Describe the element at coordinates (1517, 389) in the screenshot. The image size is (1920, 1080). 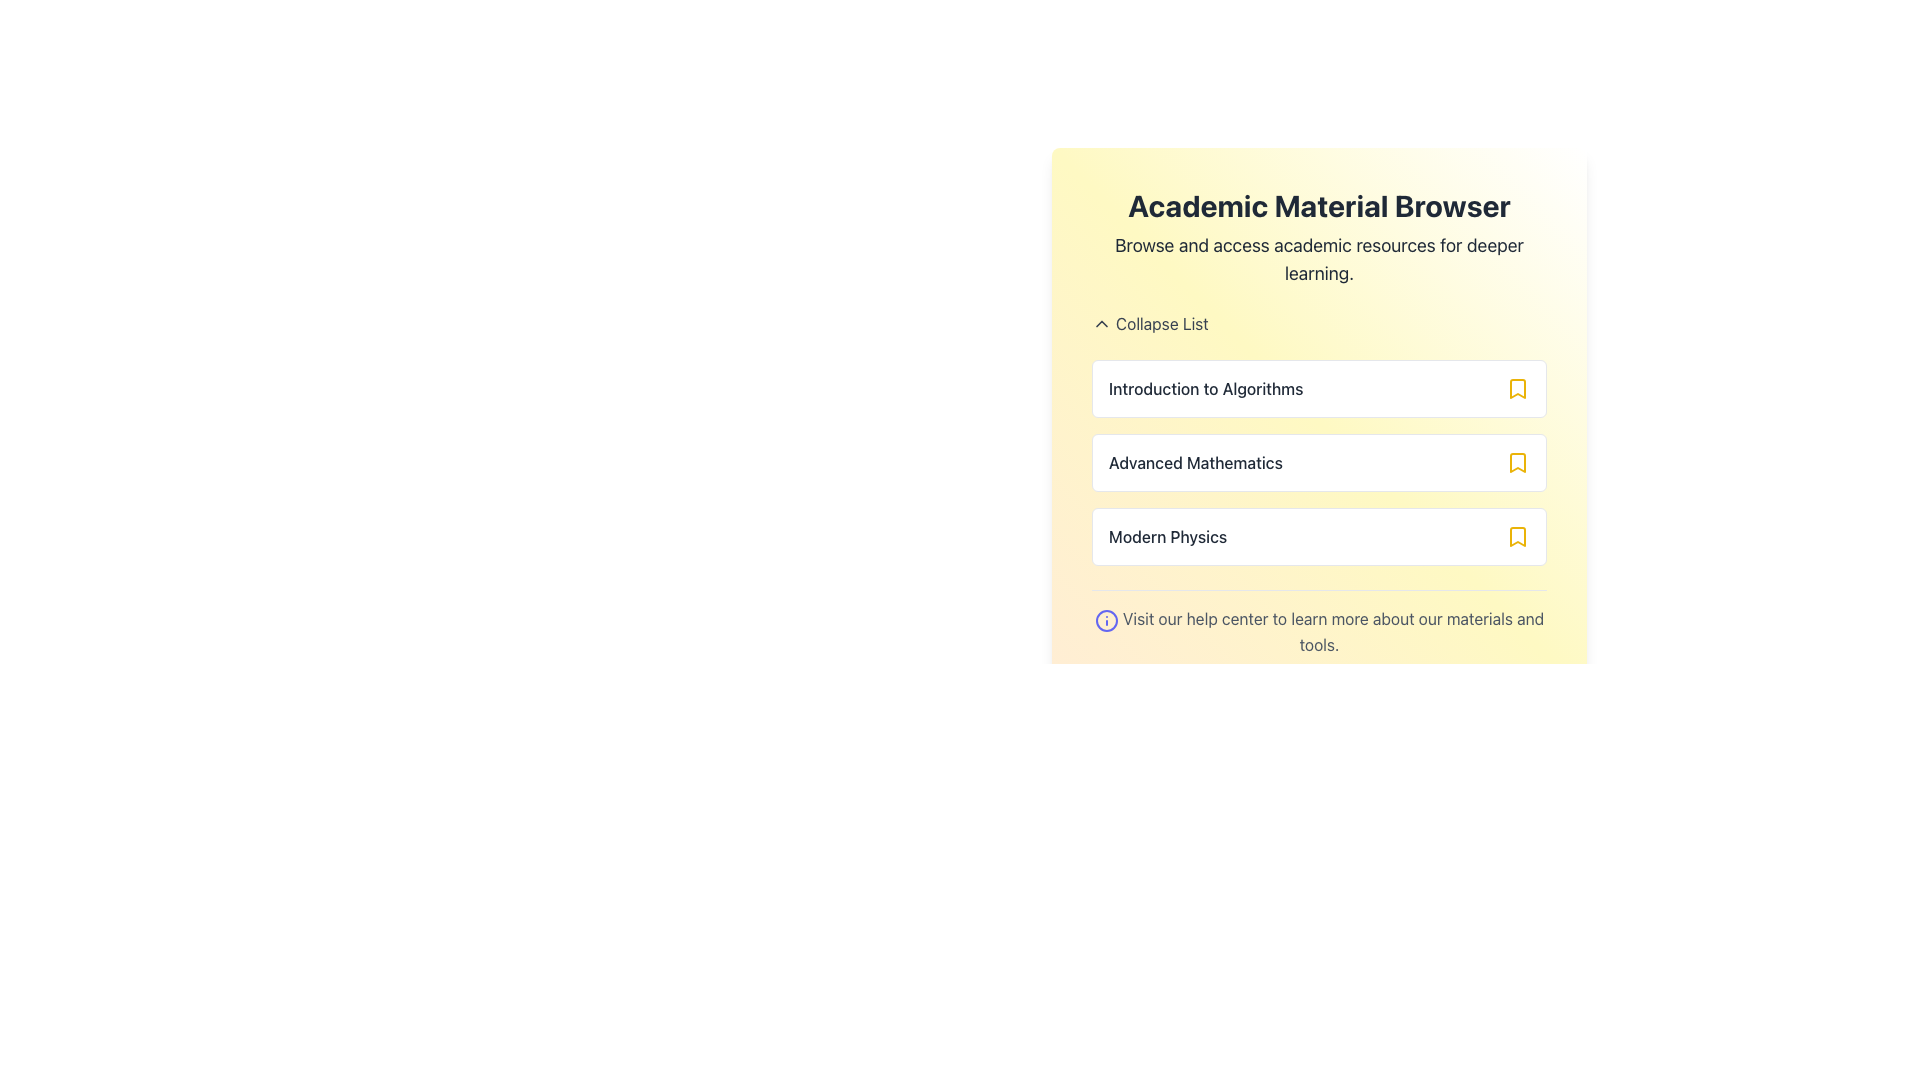
I see `the bookmark icon located to the right of the first list item labeled 'Introduction to Algorithms'` at that location.